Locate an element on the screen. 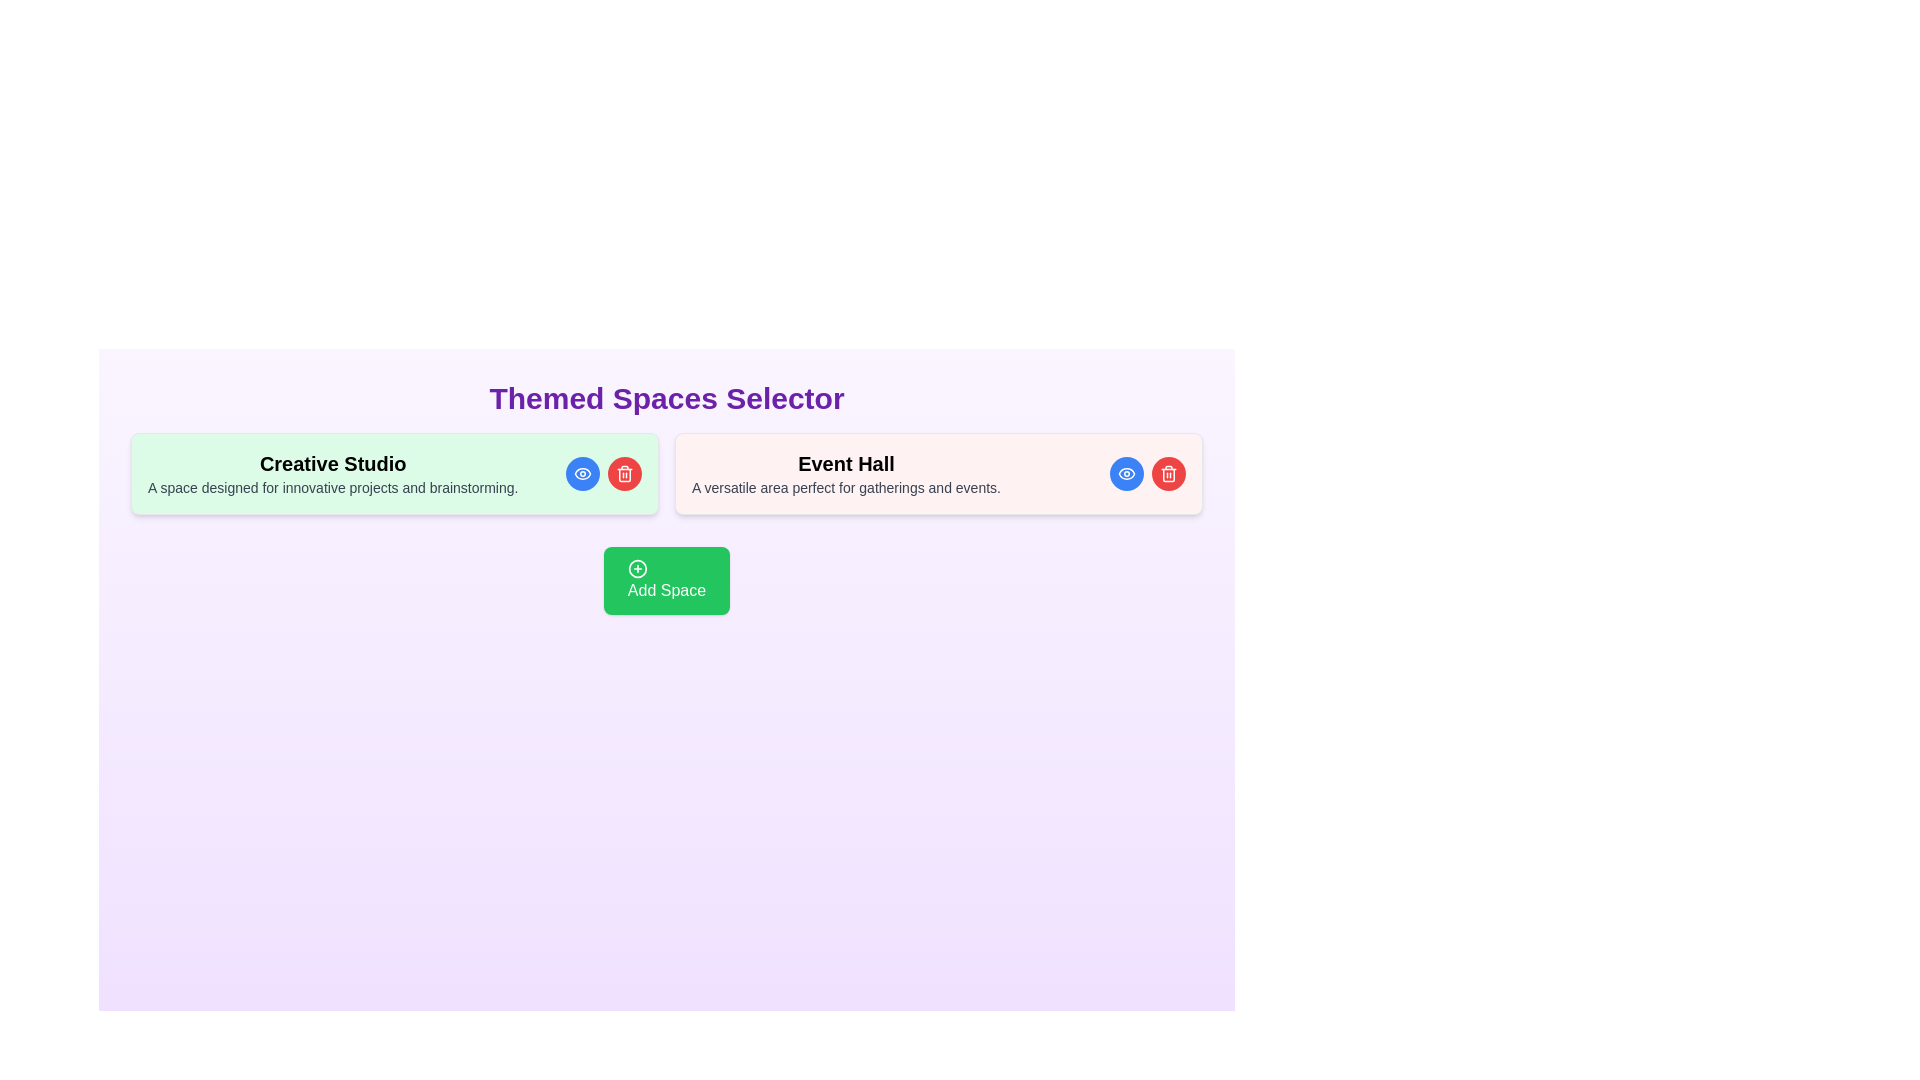  the static text reading 'A space designed for innovative projects and brainstorming.' located within the light green box labeled 'Creative Studio' is located at coordinates (333, 488).